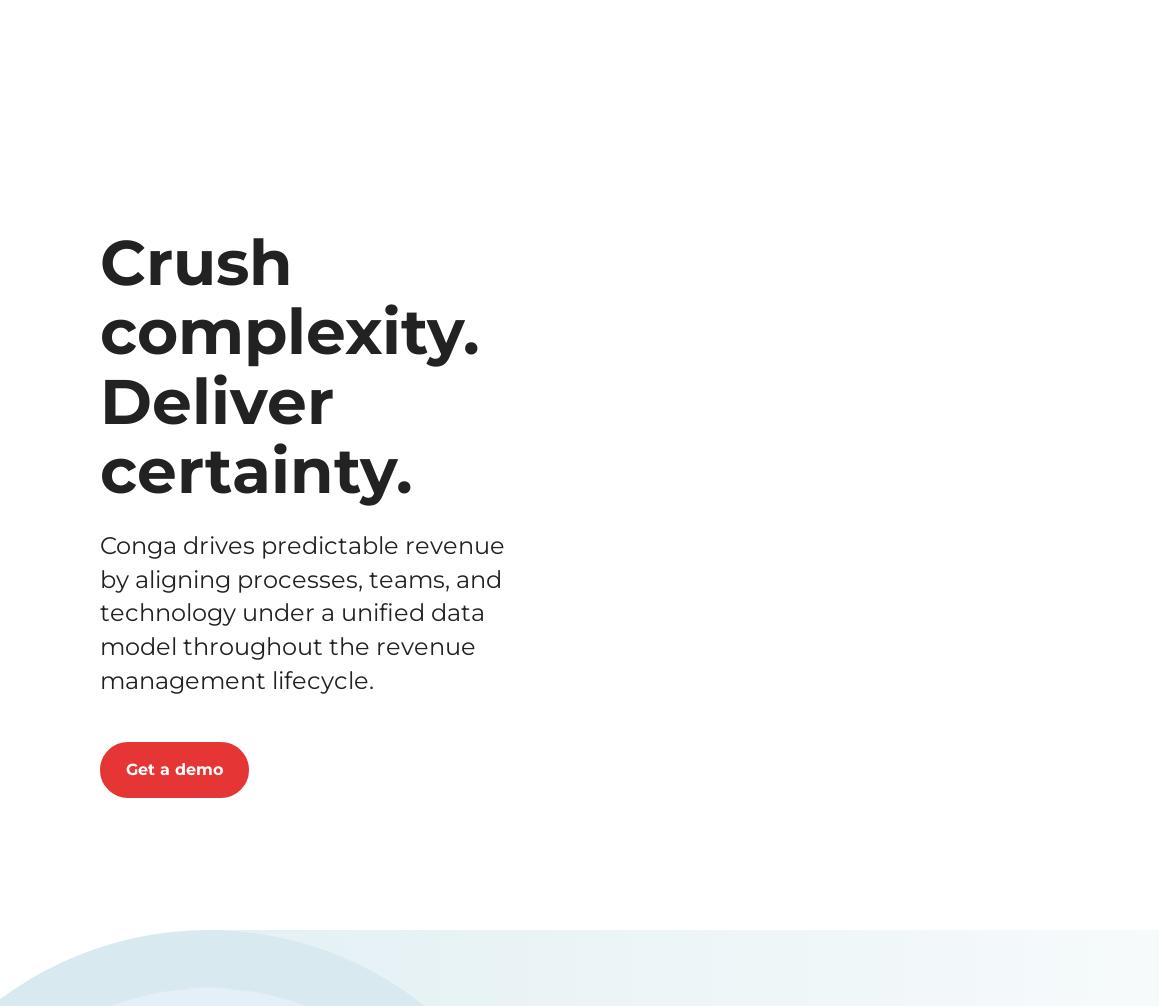 This screenshot has height=1006, width=1159. What do you see at coordinates (457, 491) in the screenshot?
I see `'Company name'` at bounding box center [457, 491].